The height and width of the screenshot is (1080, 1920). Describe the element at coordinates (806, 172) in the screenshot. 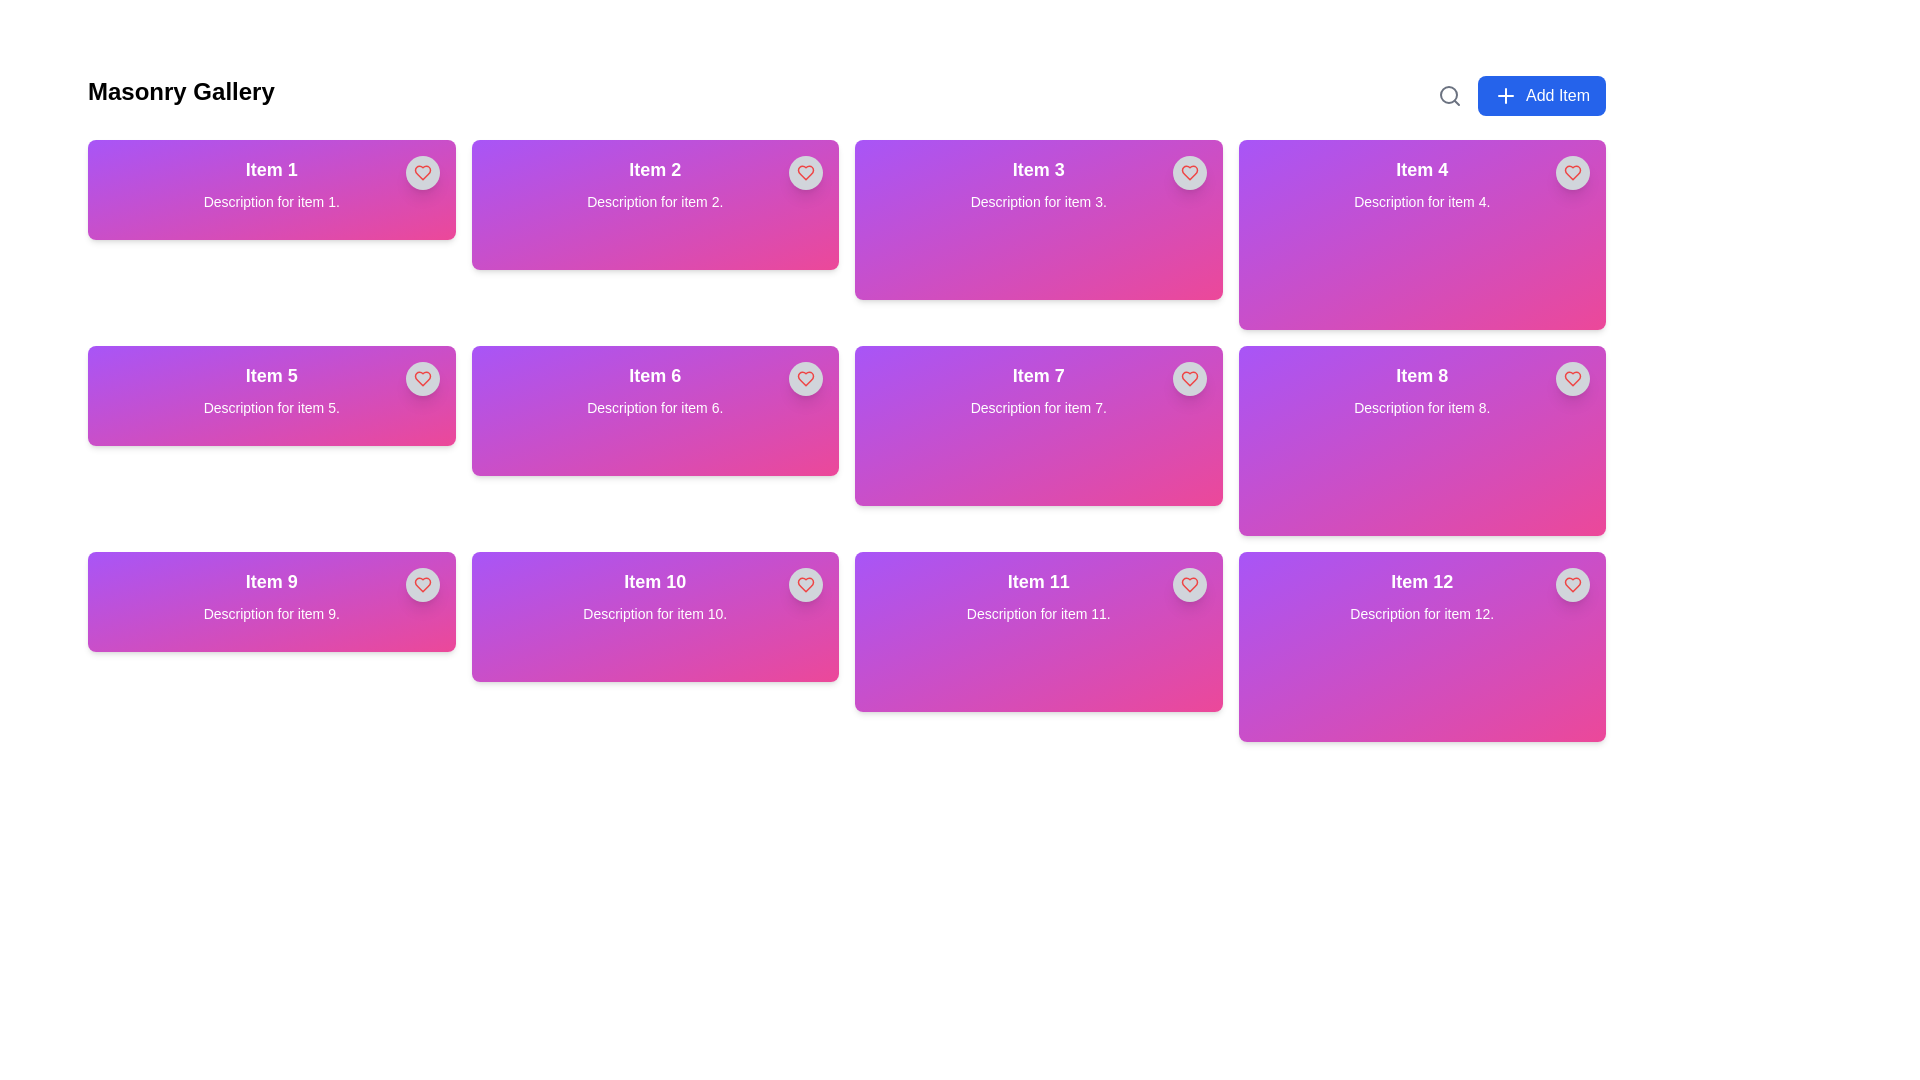

I see `the circular gray button with a red outlined heart icon located at the top-right corner of the card for 'Item 2'` at that location.